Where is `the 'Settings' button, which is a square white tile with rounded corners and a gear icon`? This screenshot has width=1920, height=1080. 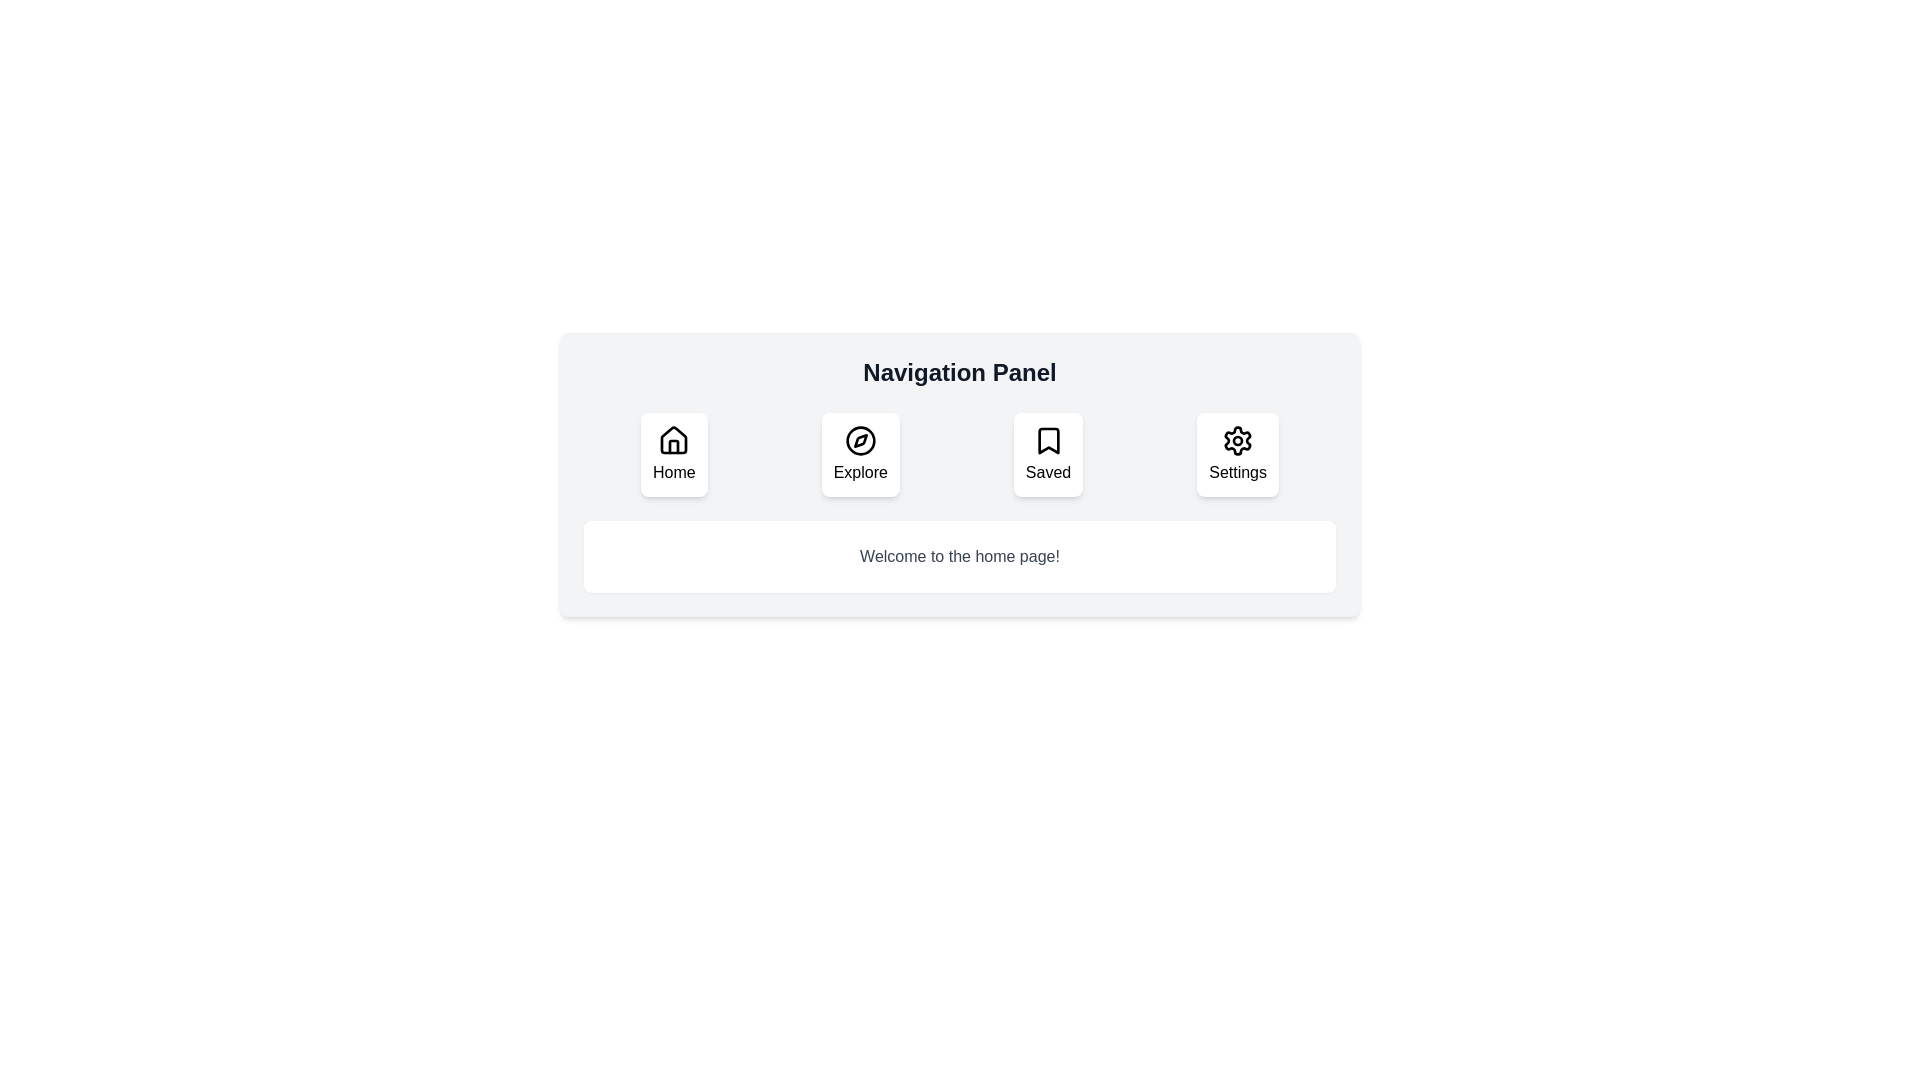
the 'Settings' button, which is a square white tile with rounded corners and a gear icon is located at coordinates (1237, 455).